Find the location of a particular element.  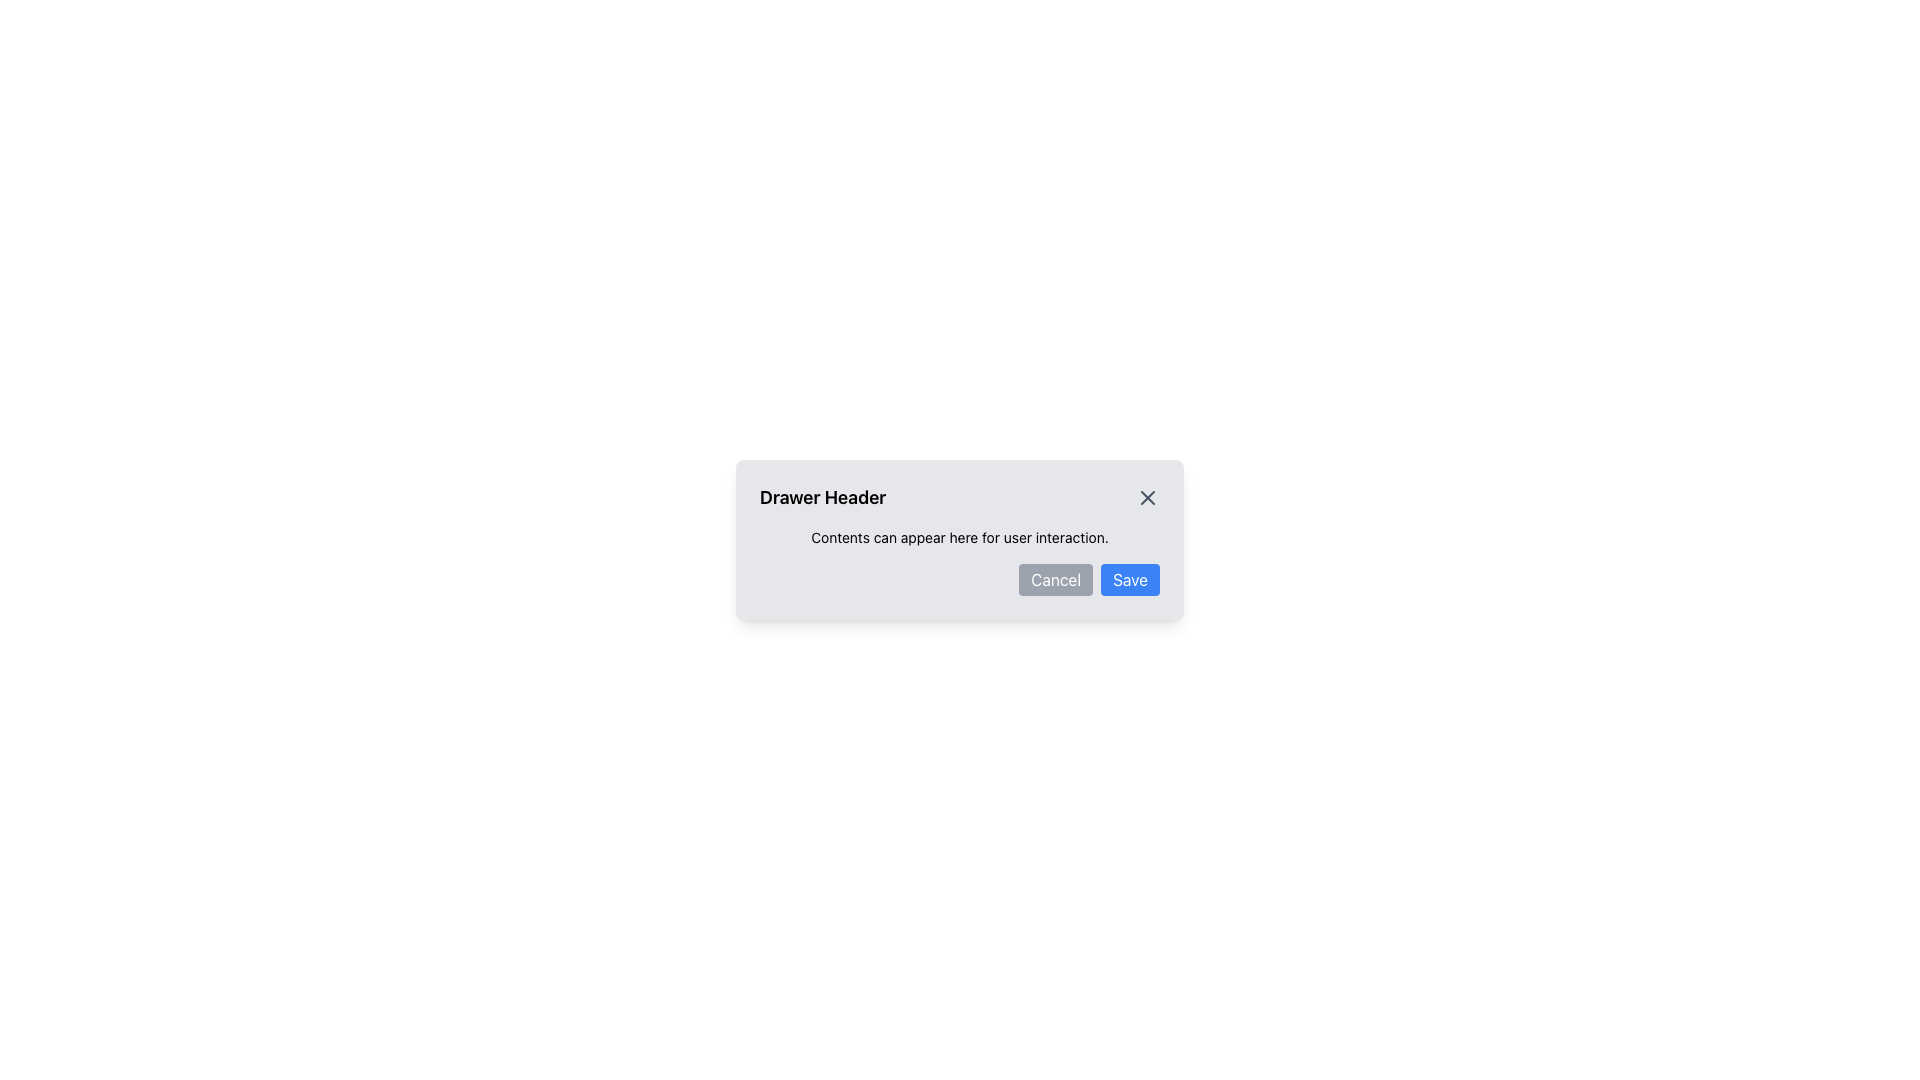

the close icon located at the top-right of the dialog box is located at coordinates (1147, 496).